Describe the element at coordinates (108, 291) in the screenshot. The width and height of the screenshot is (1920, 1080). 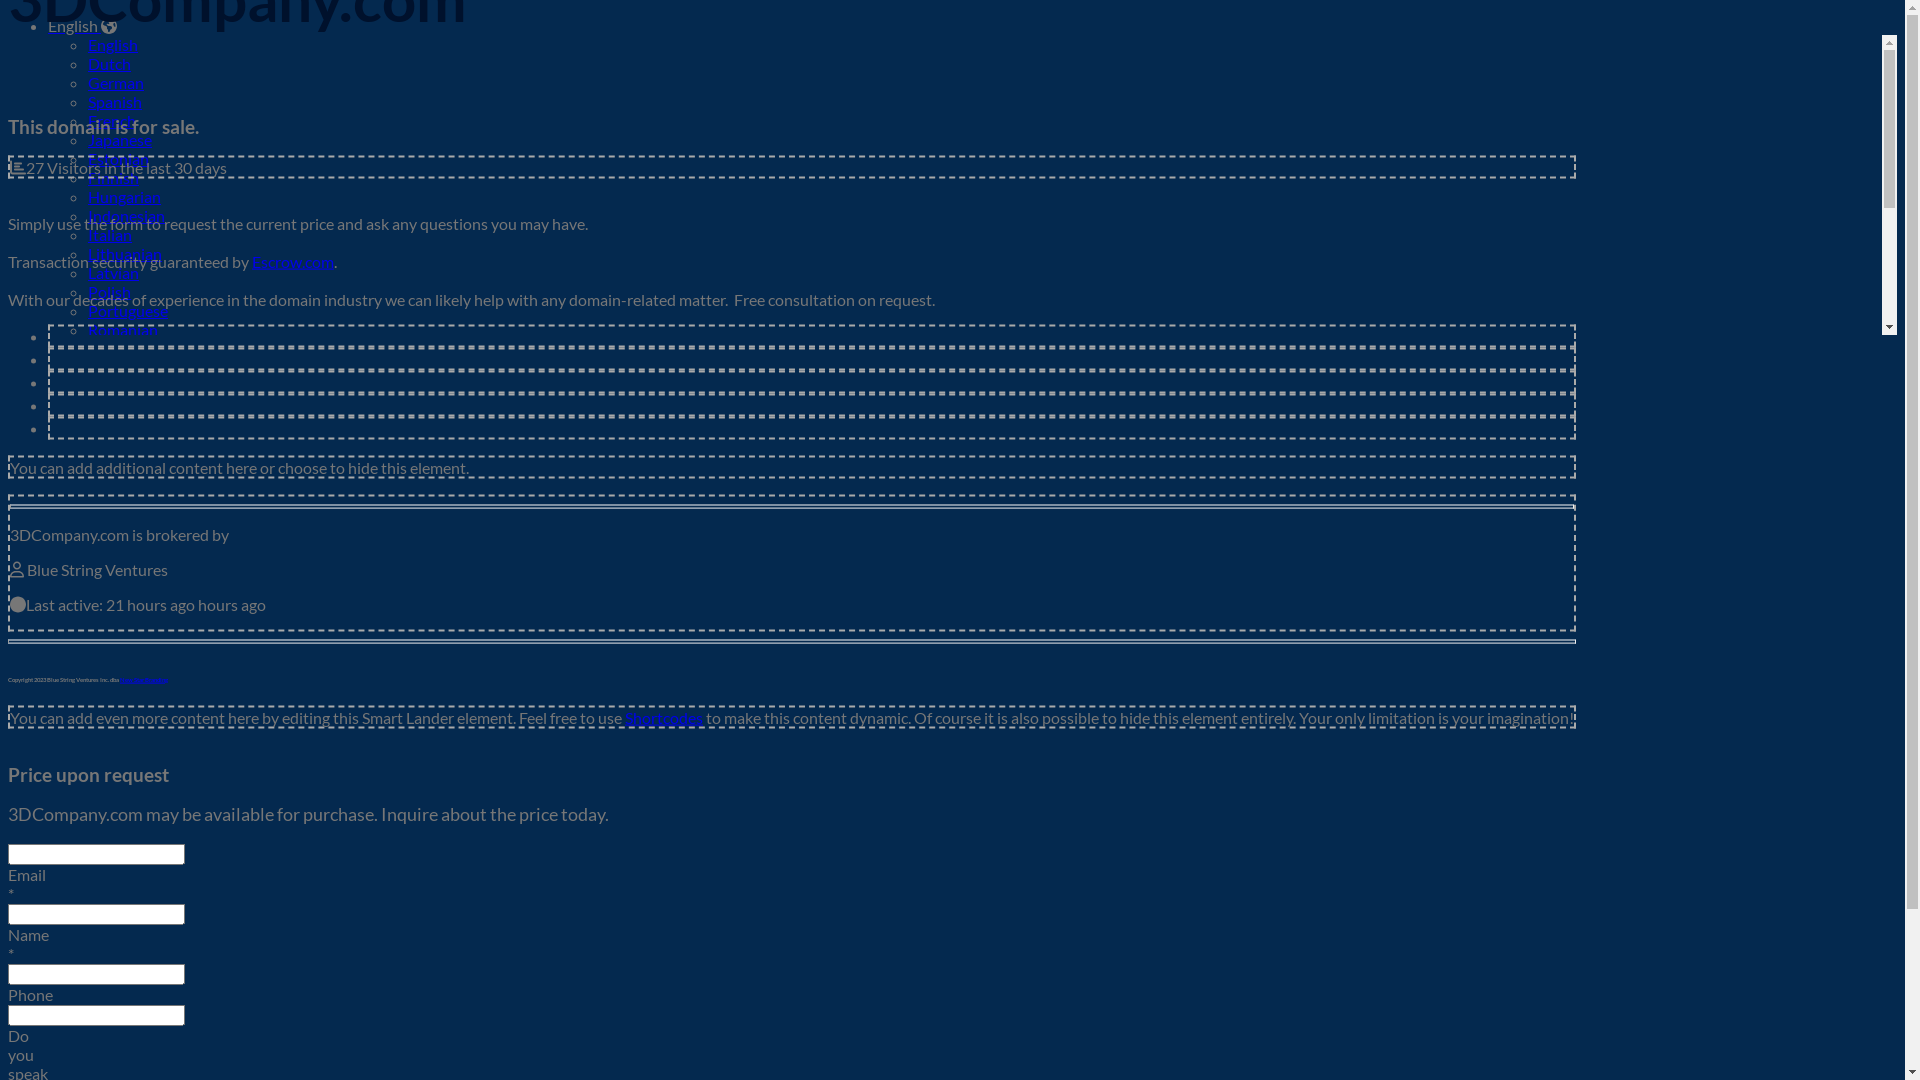
I see `'Polish'` at that location.